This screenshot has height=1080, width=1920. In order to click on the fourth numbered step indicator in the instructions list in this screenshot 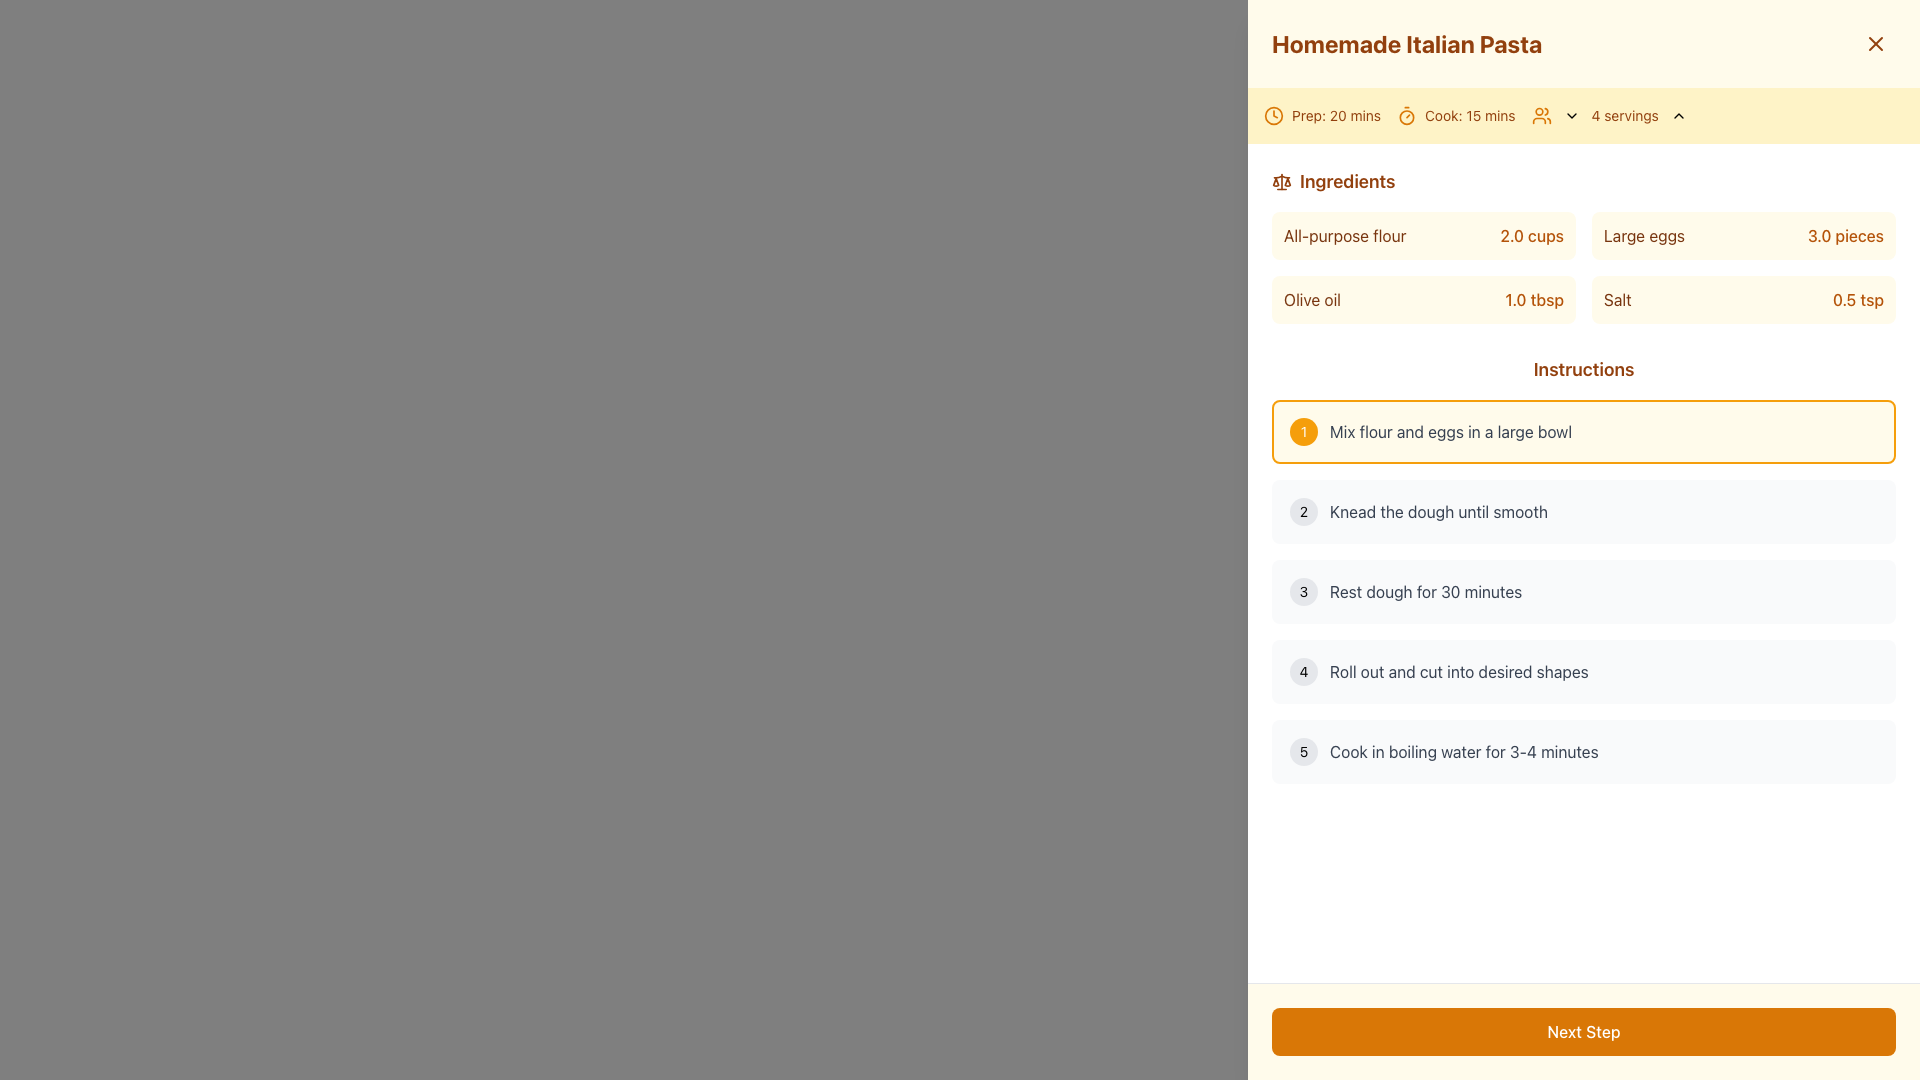, I will do `click(1304, 671)`.